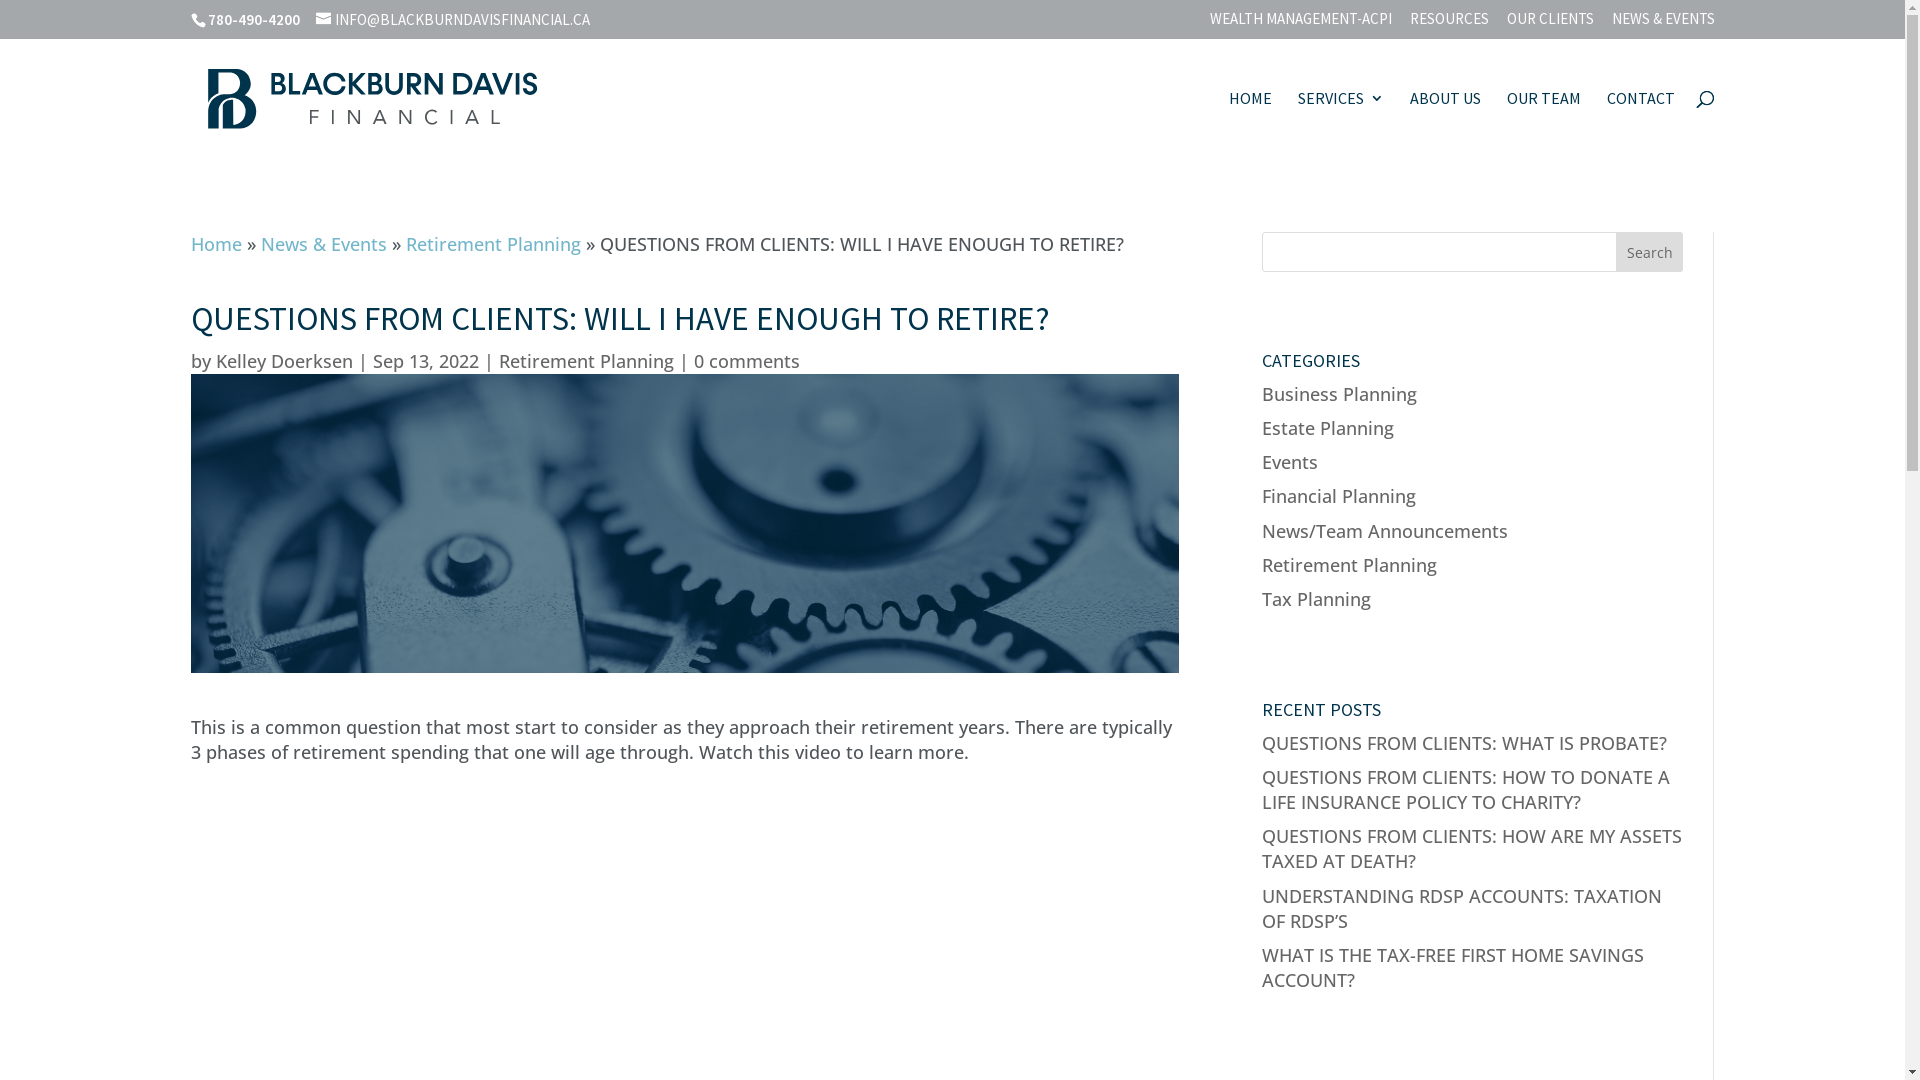 This screenshot has height=1080, width=1920. Describe the element at coordinates (1340, 123) in the screenshot. I see `'SERVICES'` at that location.